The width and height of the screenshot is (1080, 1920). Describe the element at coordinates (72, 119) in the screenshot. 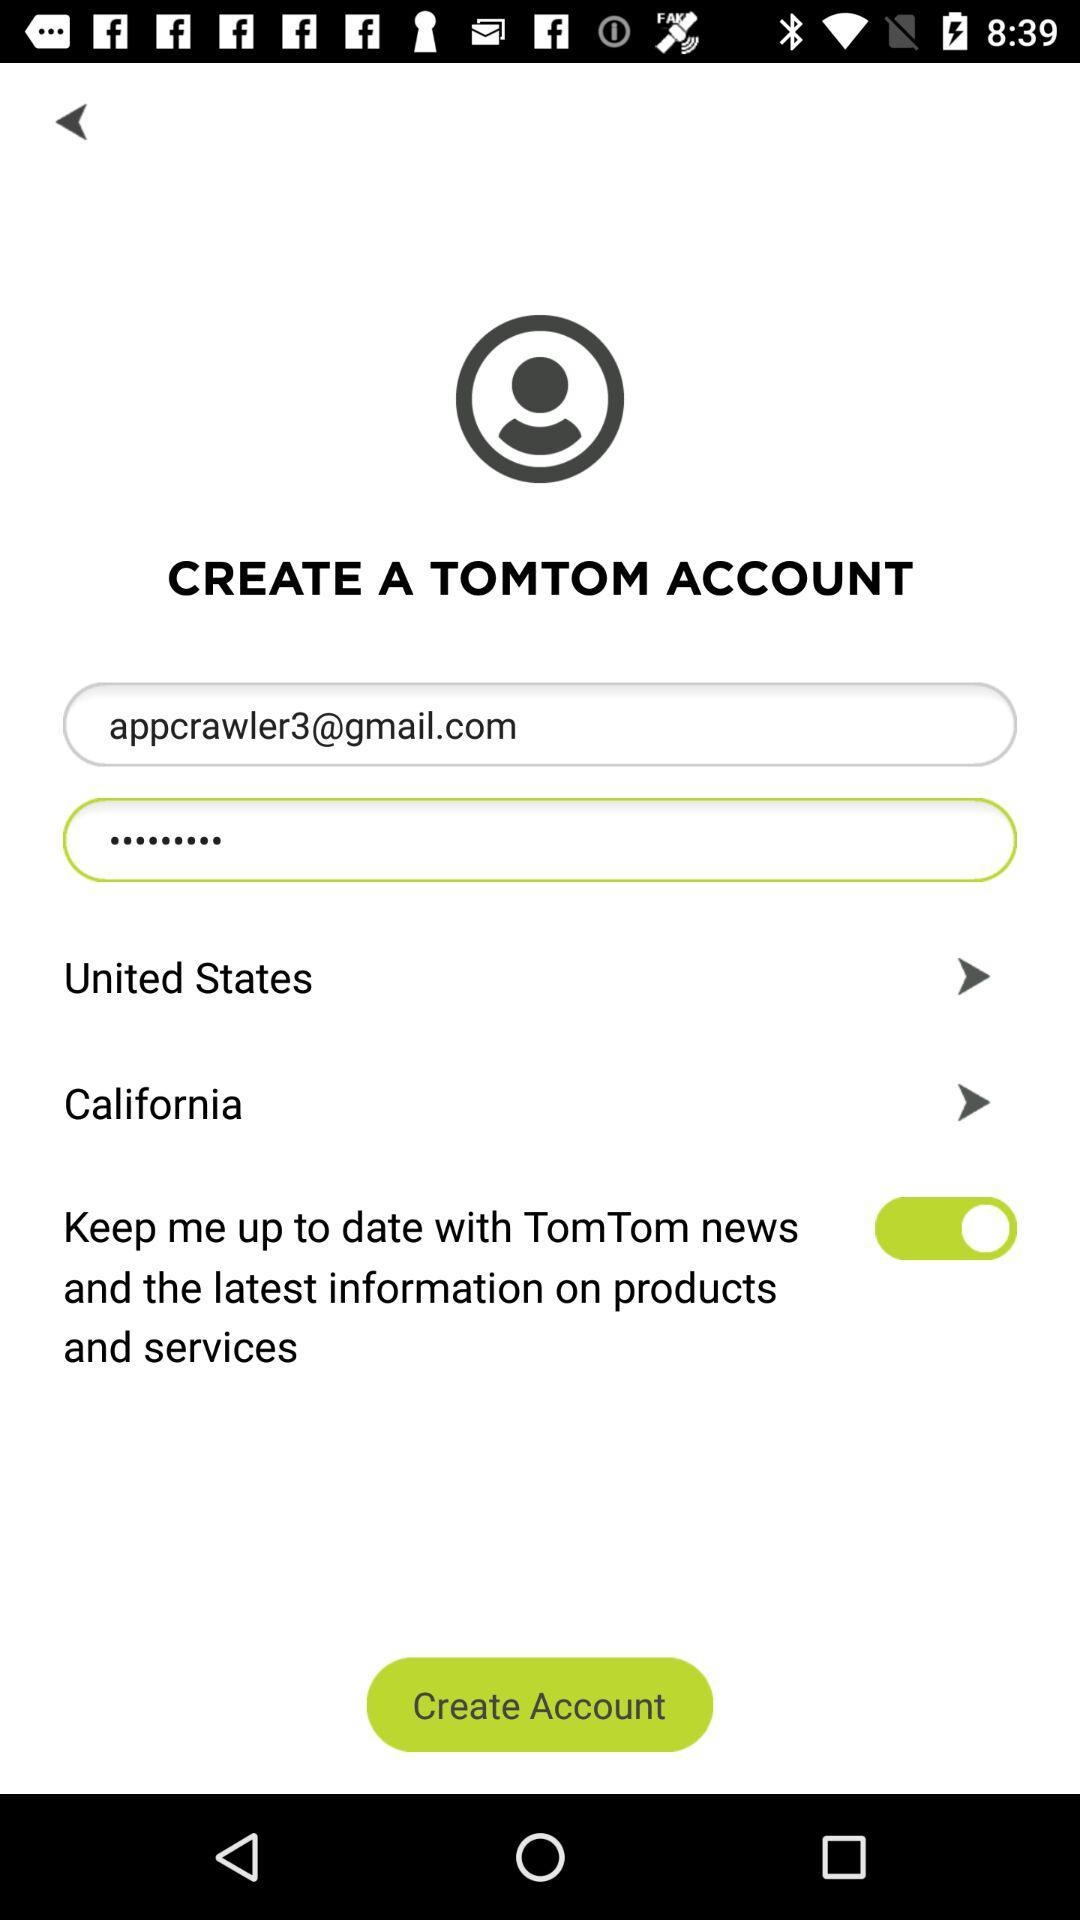

I see `the backword option` at that location.